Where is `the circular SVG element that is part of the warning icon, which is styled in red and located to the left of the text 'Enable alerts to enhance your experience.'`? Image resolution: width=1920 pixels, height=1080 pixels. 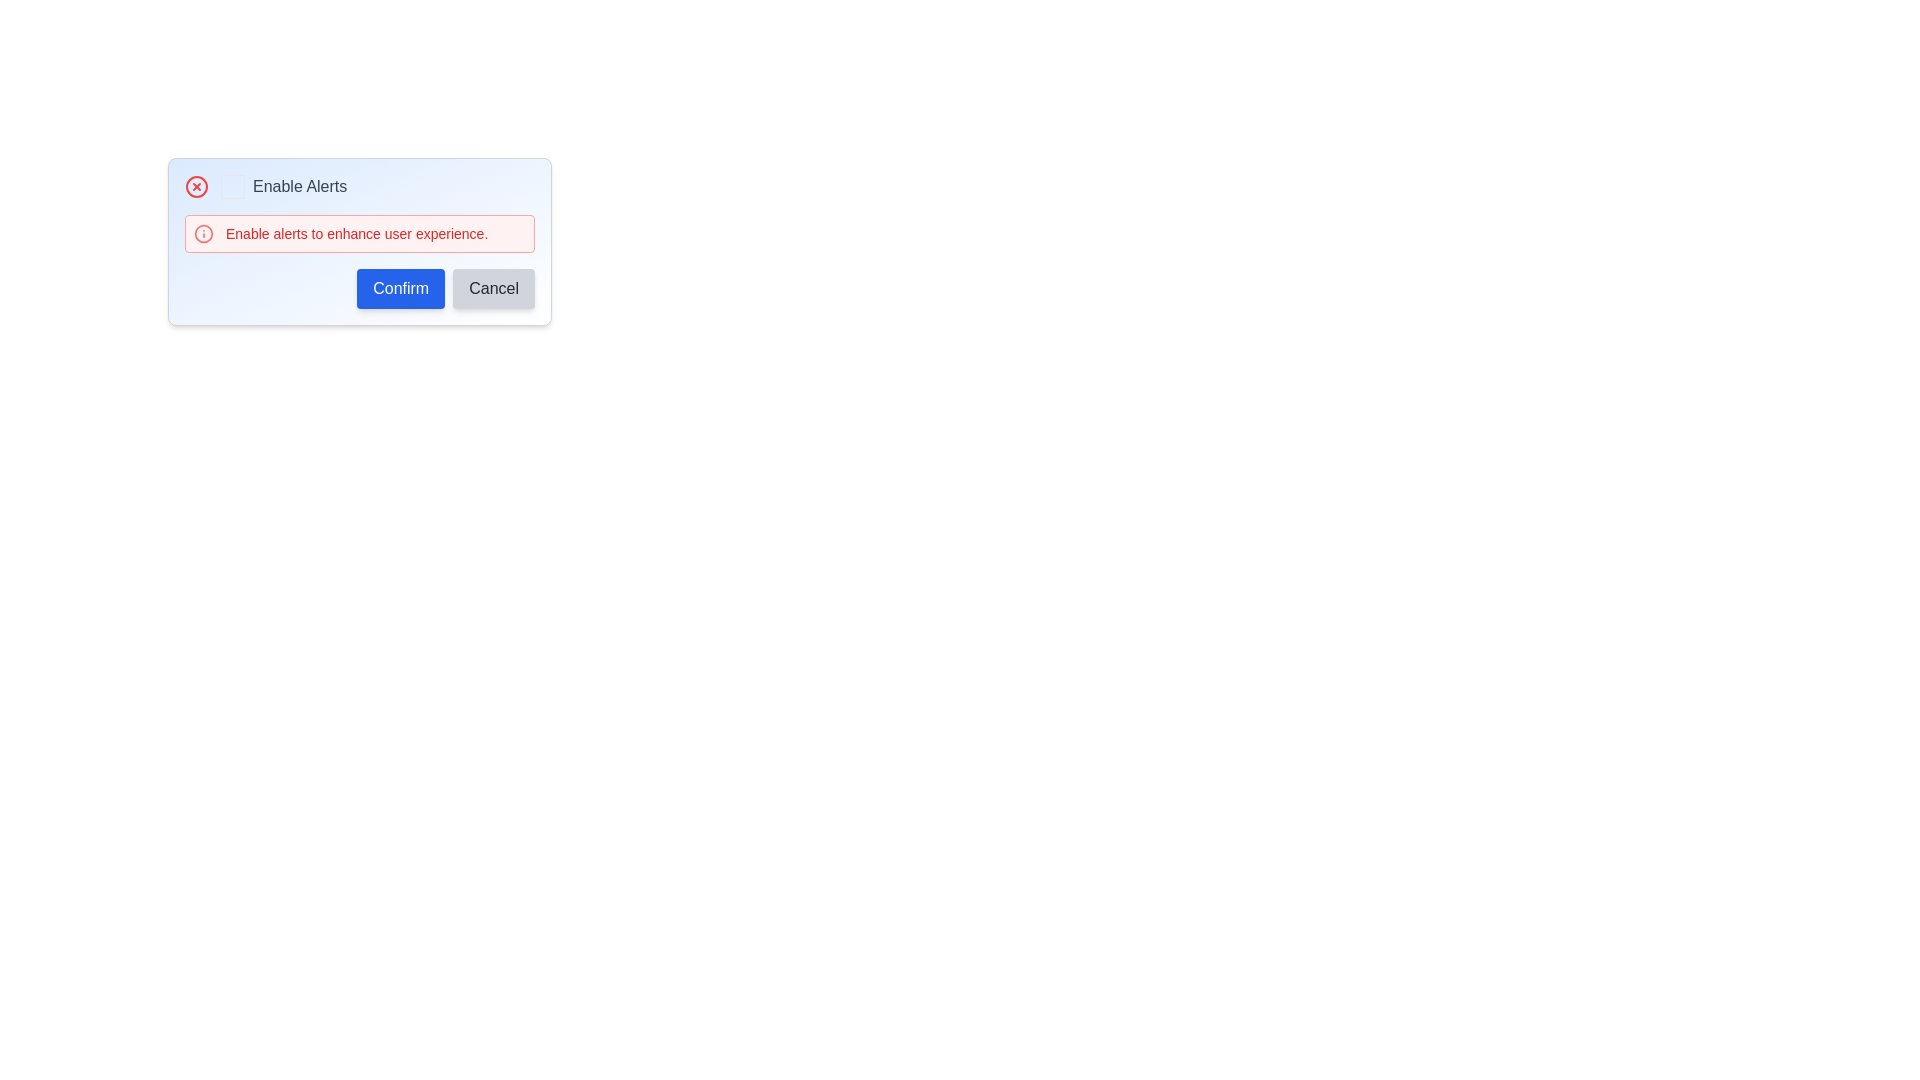 the circular SVG element that is part of the warning icon, which is styled in red and located to the left of the text 'Enable alerts to enhance your experience.' is located at coordinates (203, 233).